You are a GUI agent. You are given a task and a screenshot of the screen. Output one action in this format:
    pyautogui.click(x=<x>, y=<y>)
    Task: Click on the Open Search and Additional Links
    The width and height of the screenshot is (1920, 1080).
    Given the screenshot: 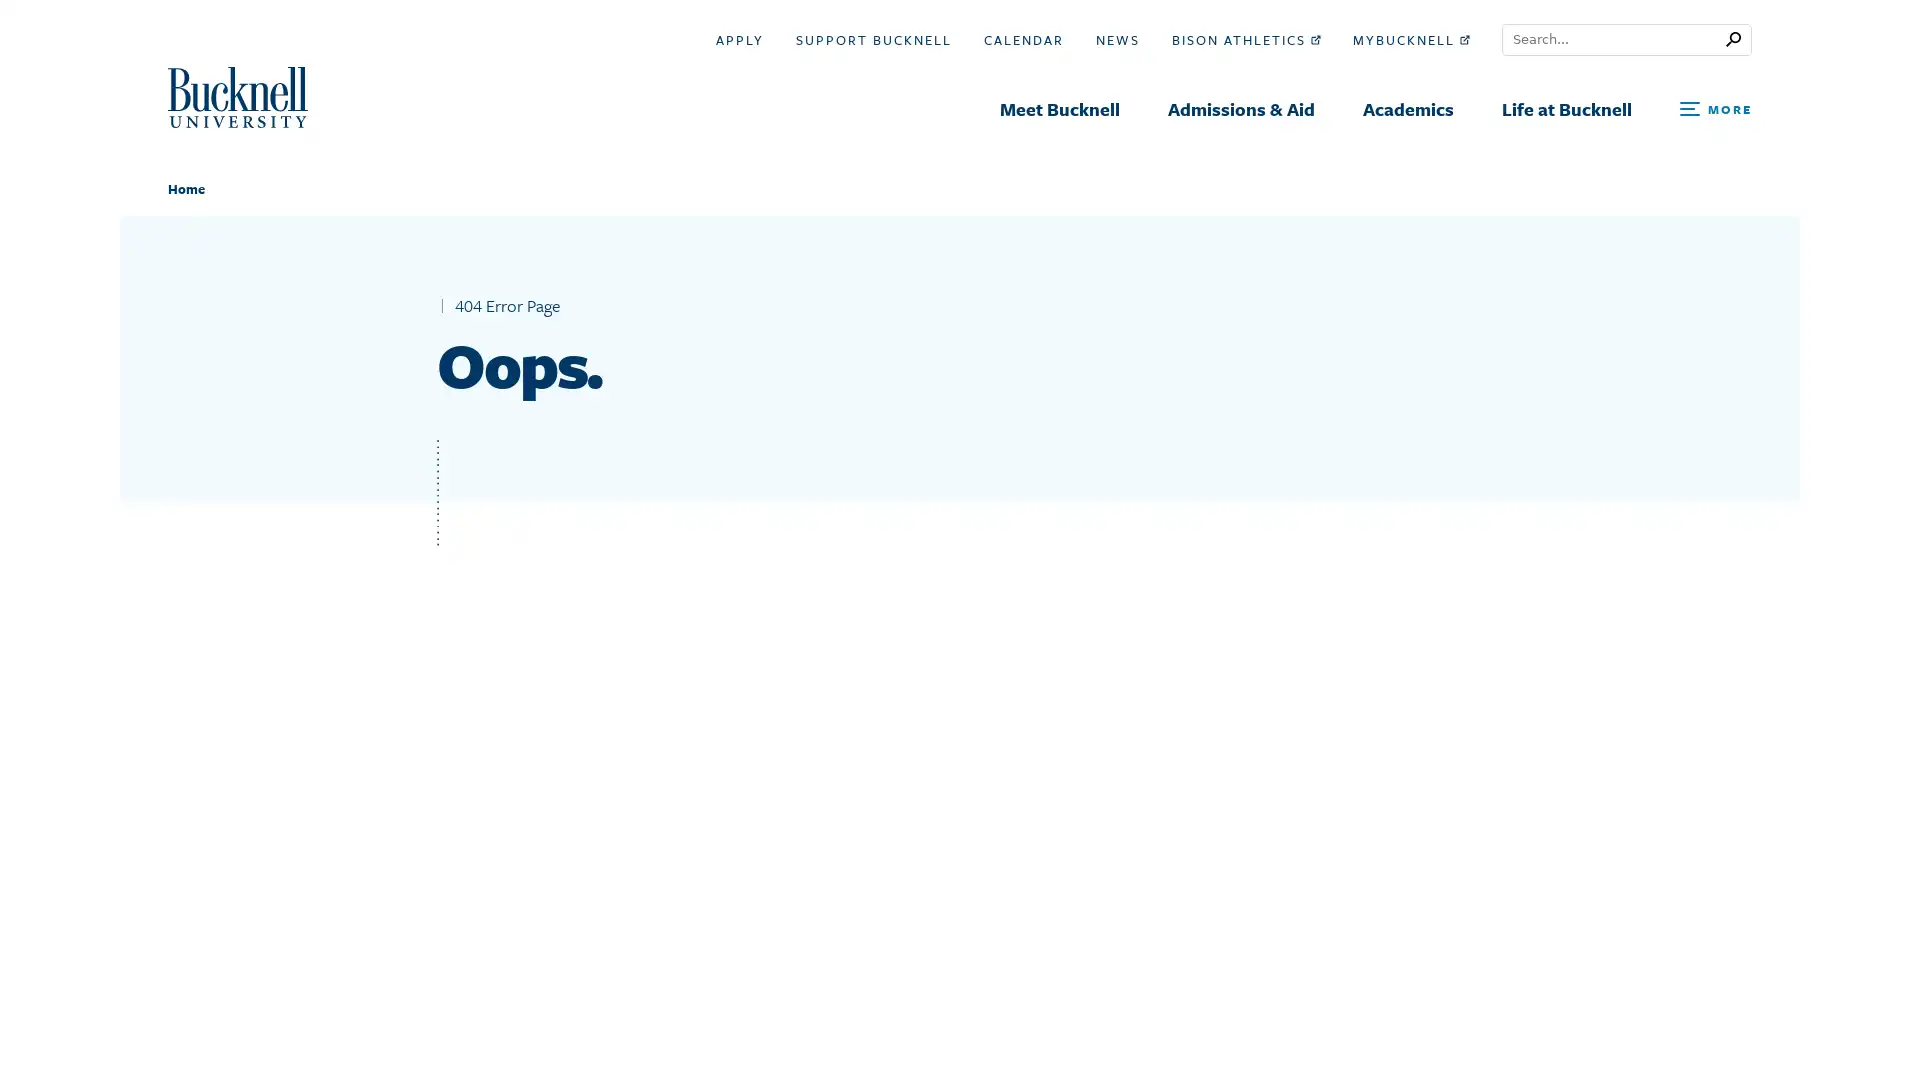 What is the action you would take?
    pyautogui.click(x=1715, y=109)
    